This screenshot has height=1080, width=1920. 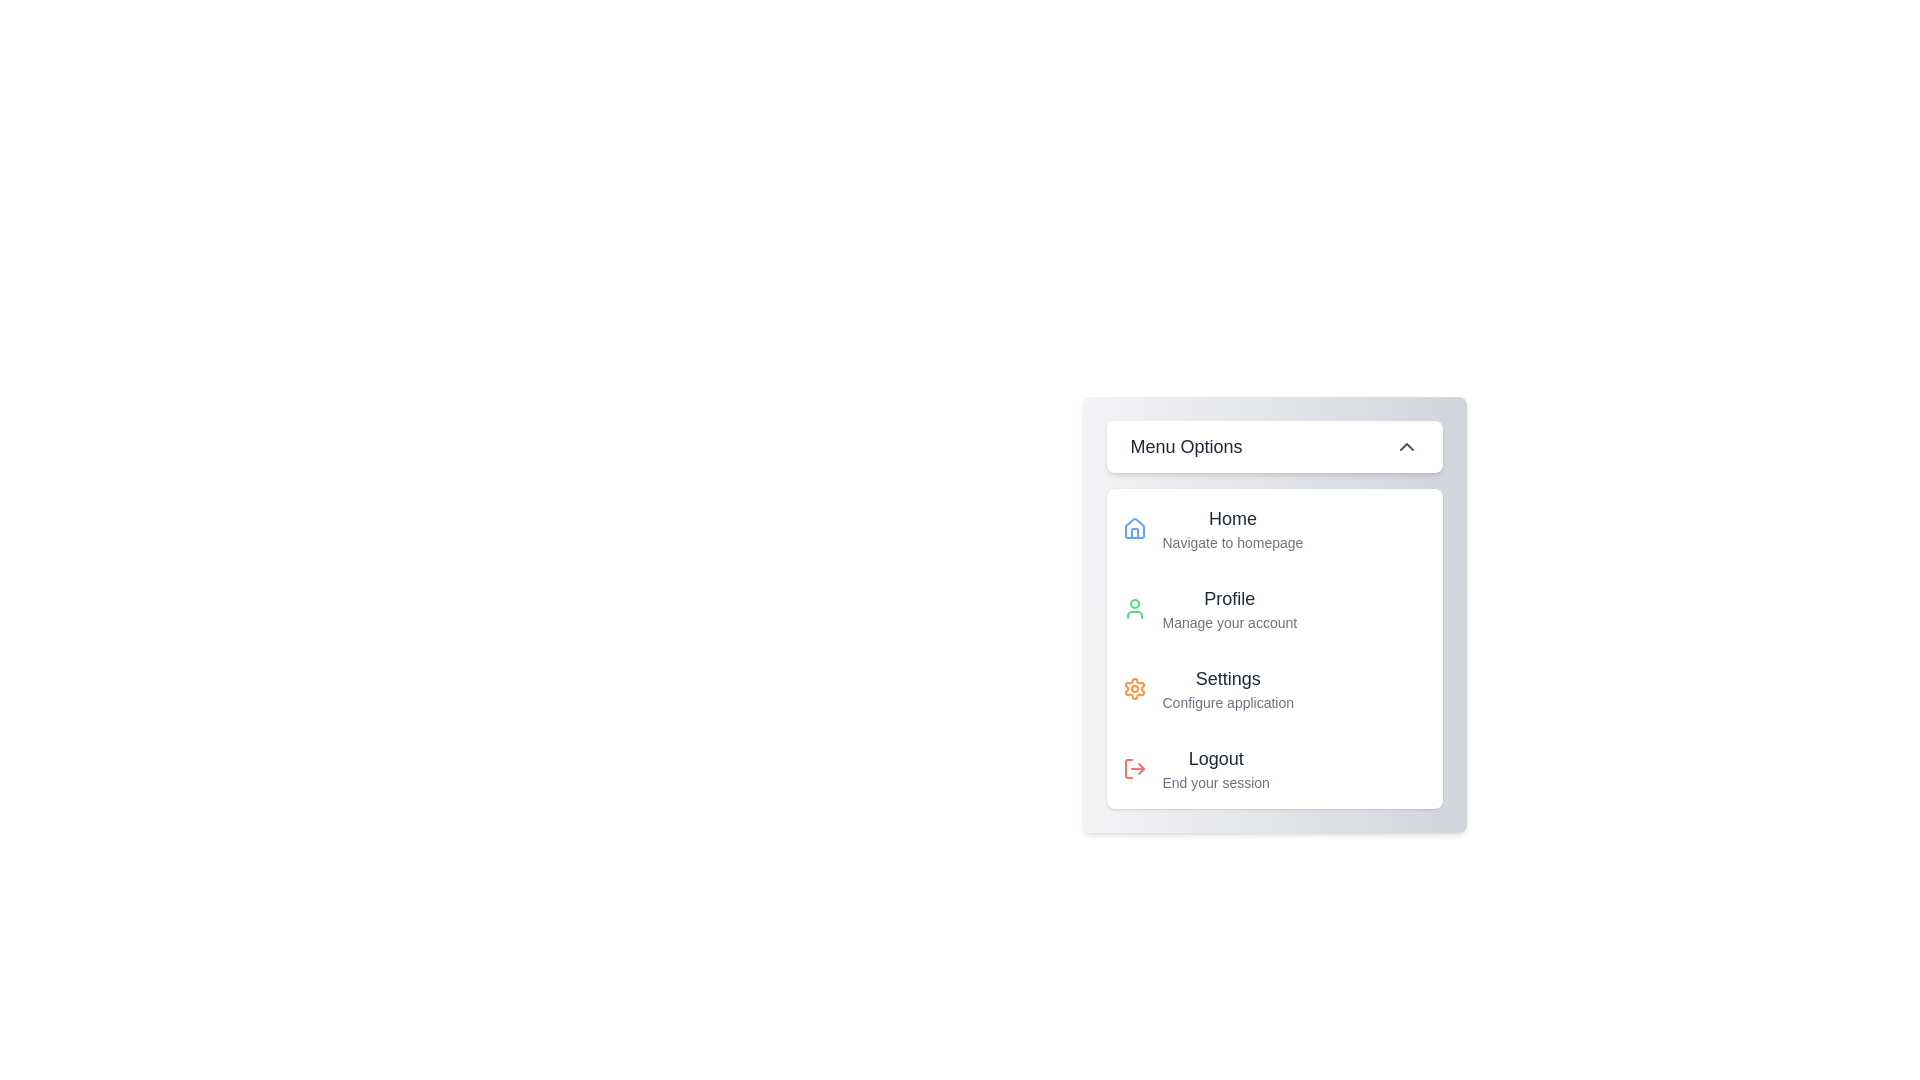 What do you see at coordinates (1228, 597) in the screenshot?
I see `the 'Profile' label, which serves as the title text for the 'Profile' section in the menu, positioned centrally in the 'Menu Options' panel` at bounding box center [1228, 597].